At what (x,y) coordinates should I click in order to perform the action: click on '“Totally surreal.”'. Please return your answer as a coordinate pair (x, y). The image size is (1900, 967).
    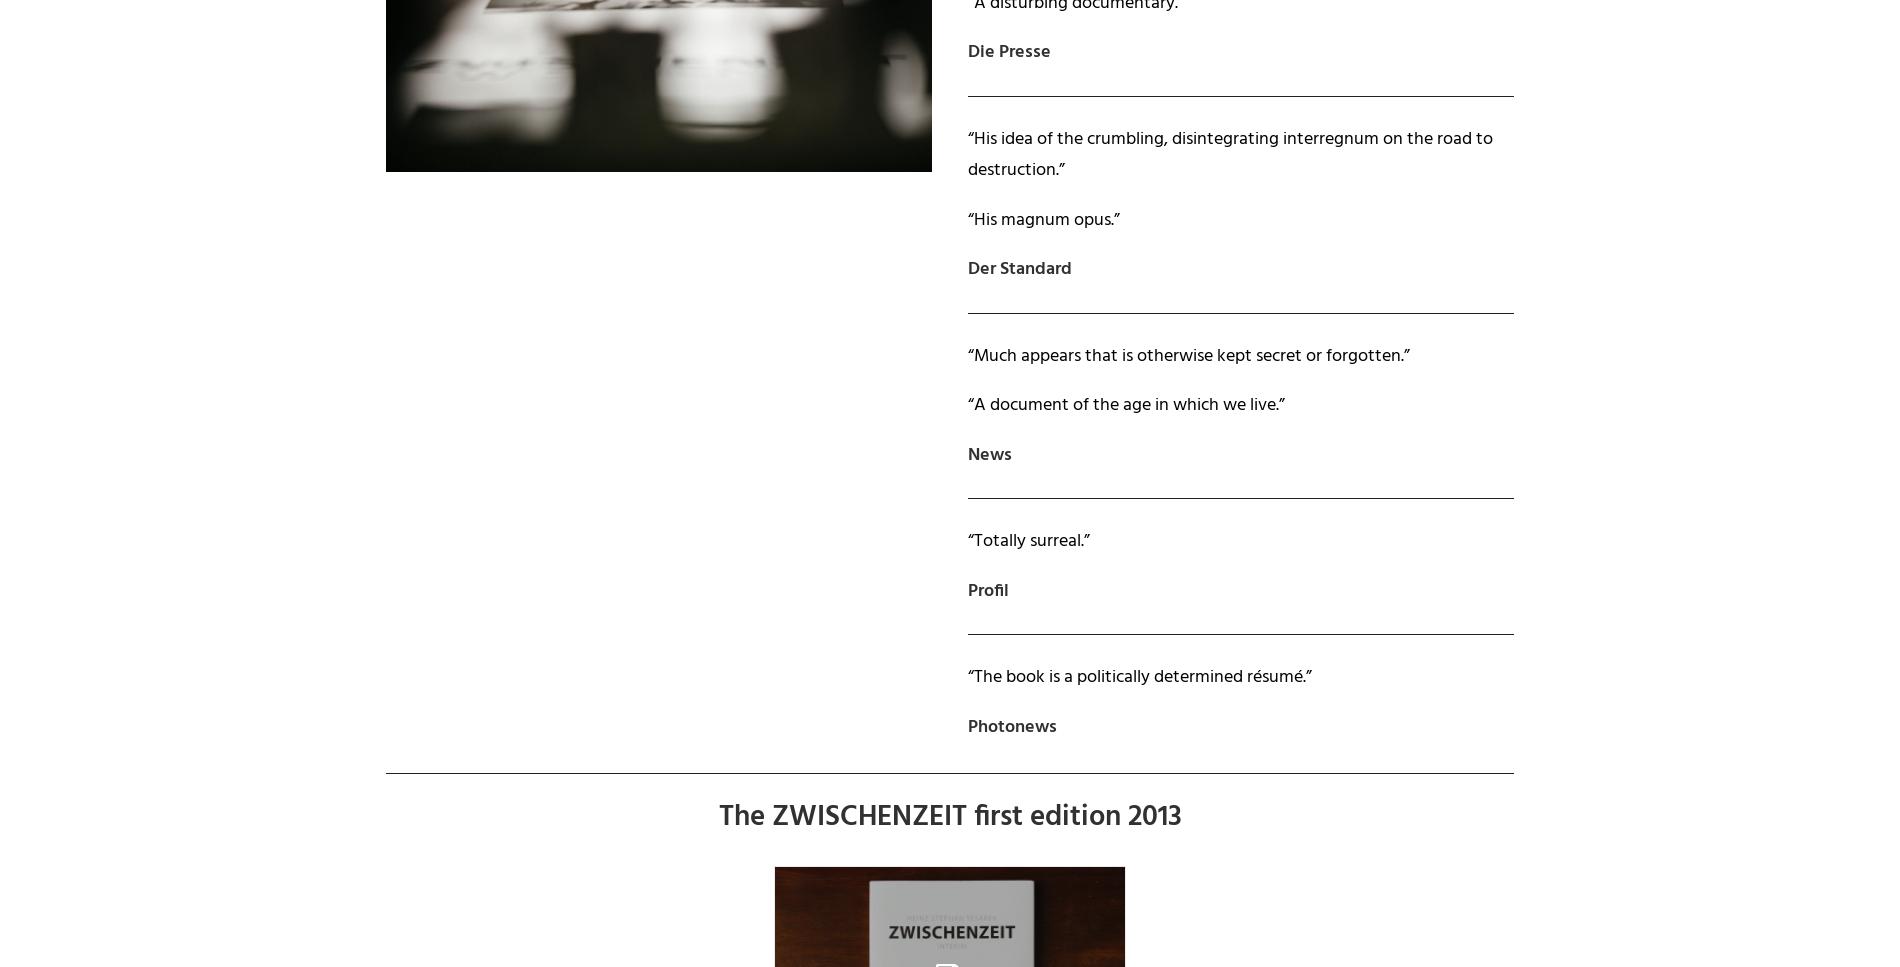
    Looking at the image, I should click on (1029, 541).